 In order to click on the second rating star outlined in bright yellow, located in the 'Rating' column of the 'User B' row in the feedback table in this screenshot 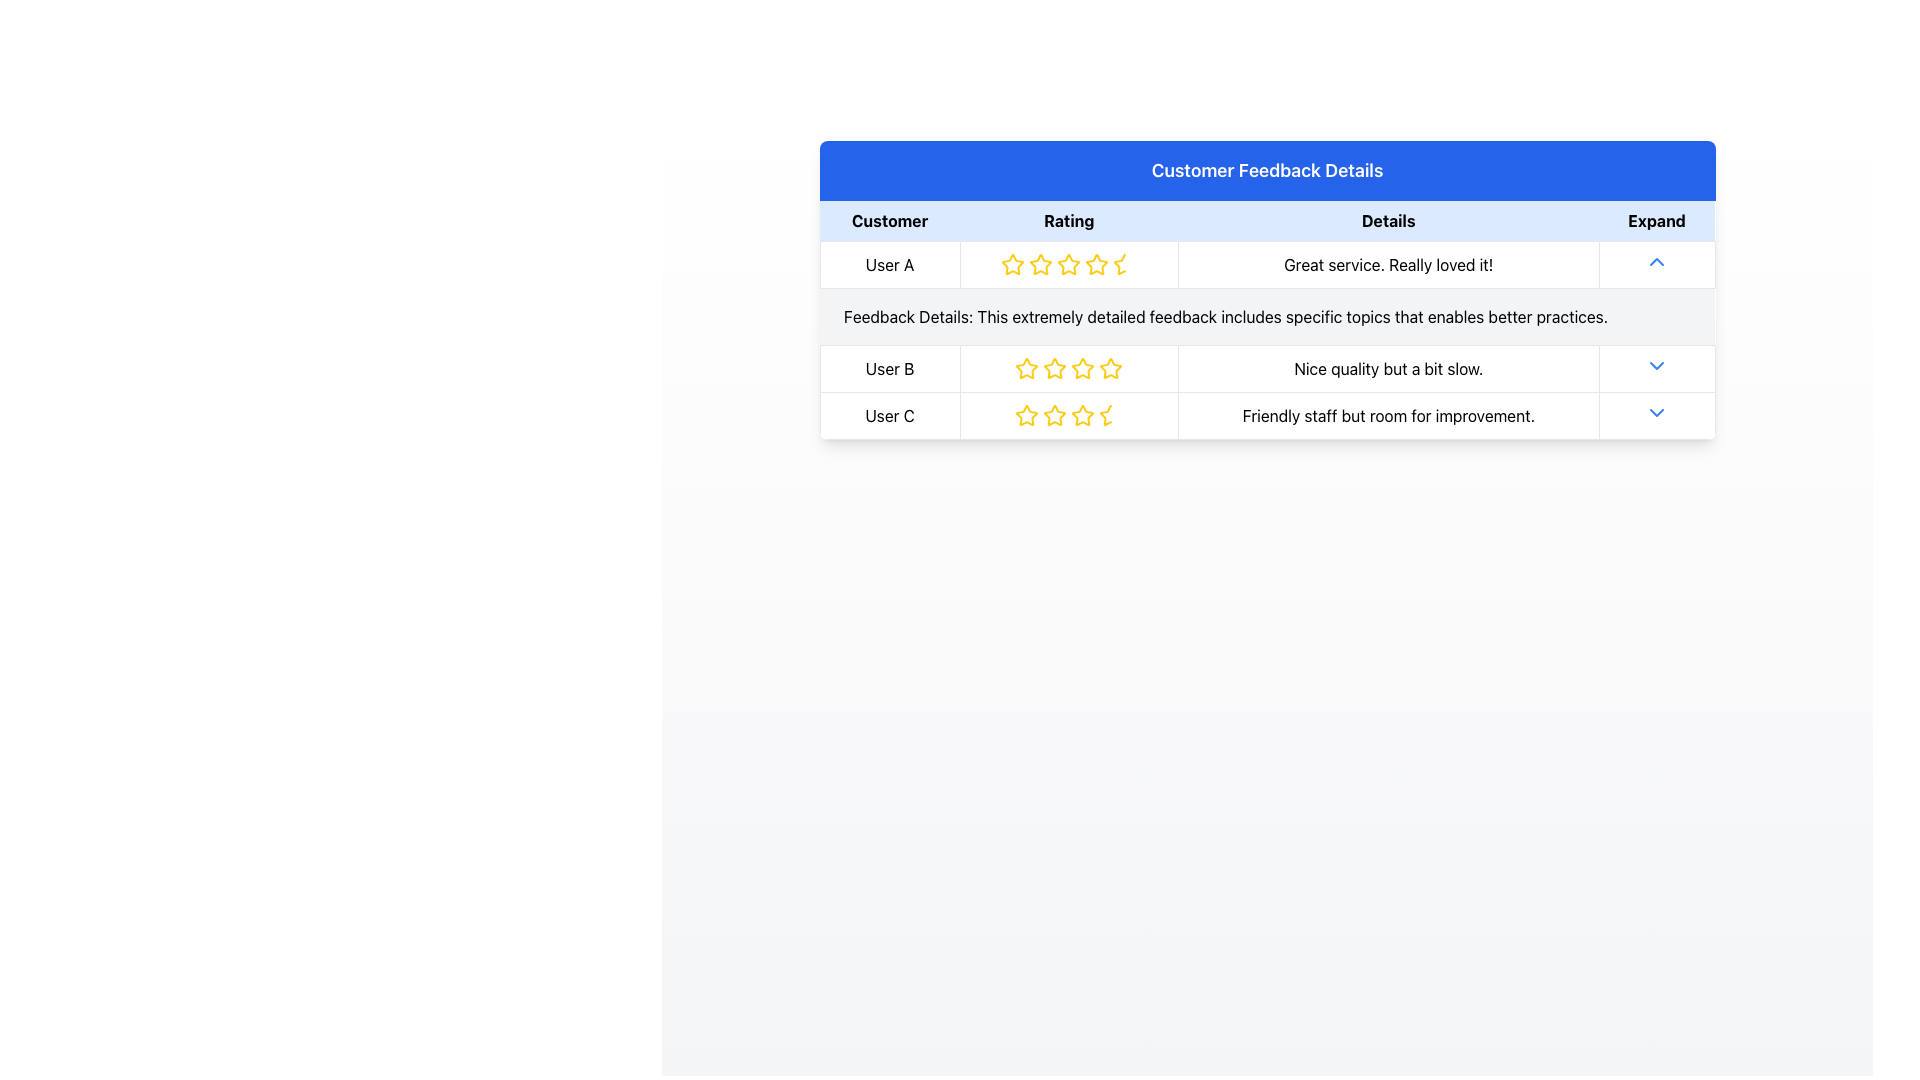, I will do `click(1027, 369)`.